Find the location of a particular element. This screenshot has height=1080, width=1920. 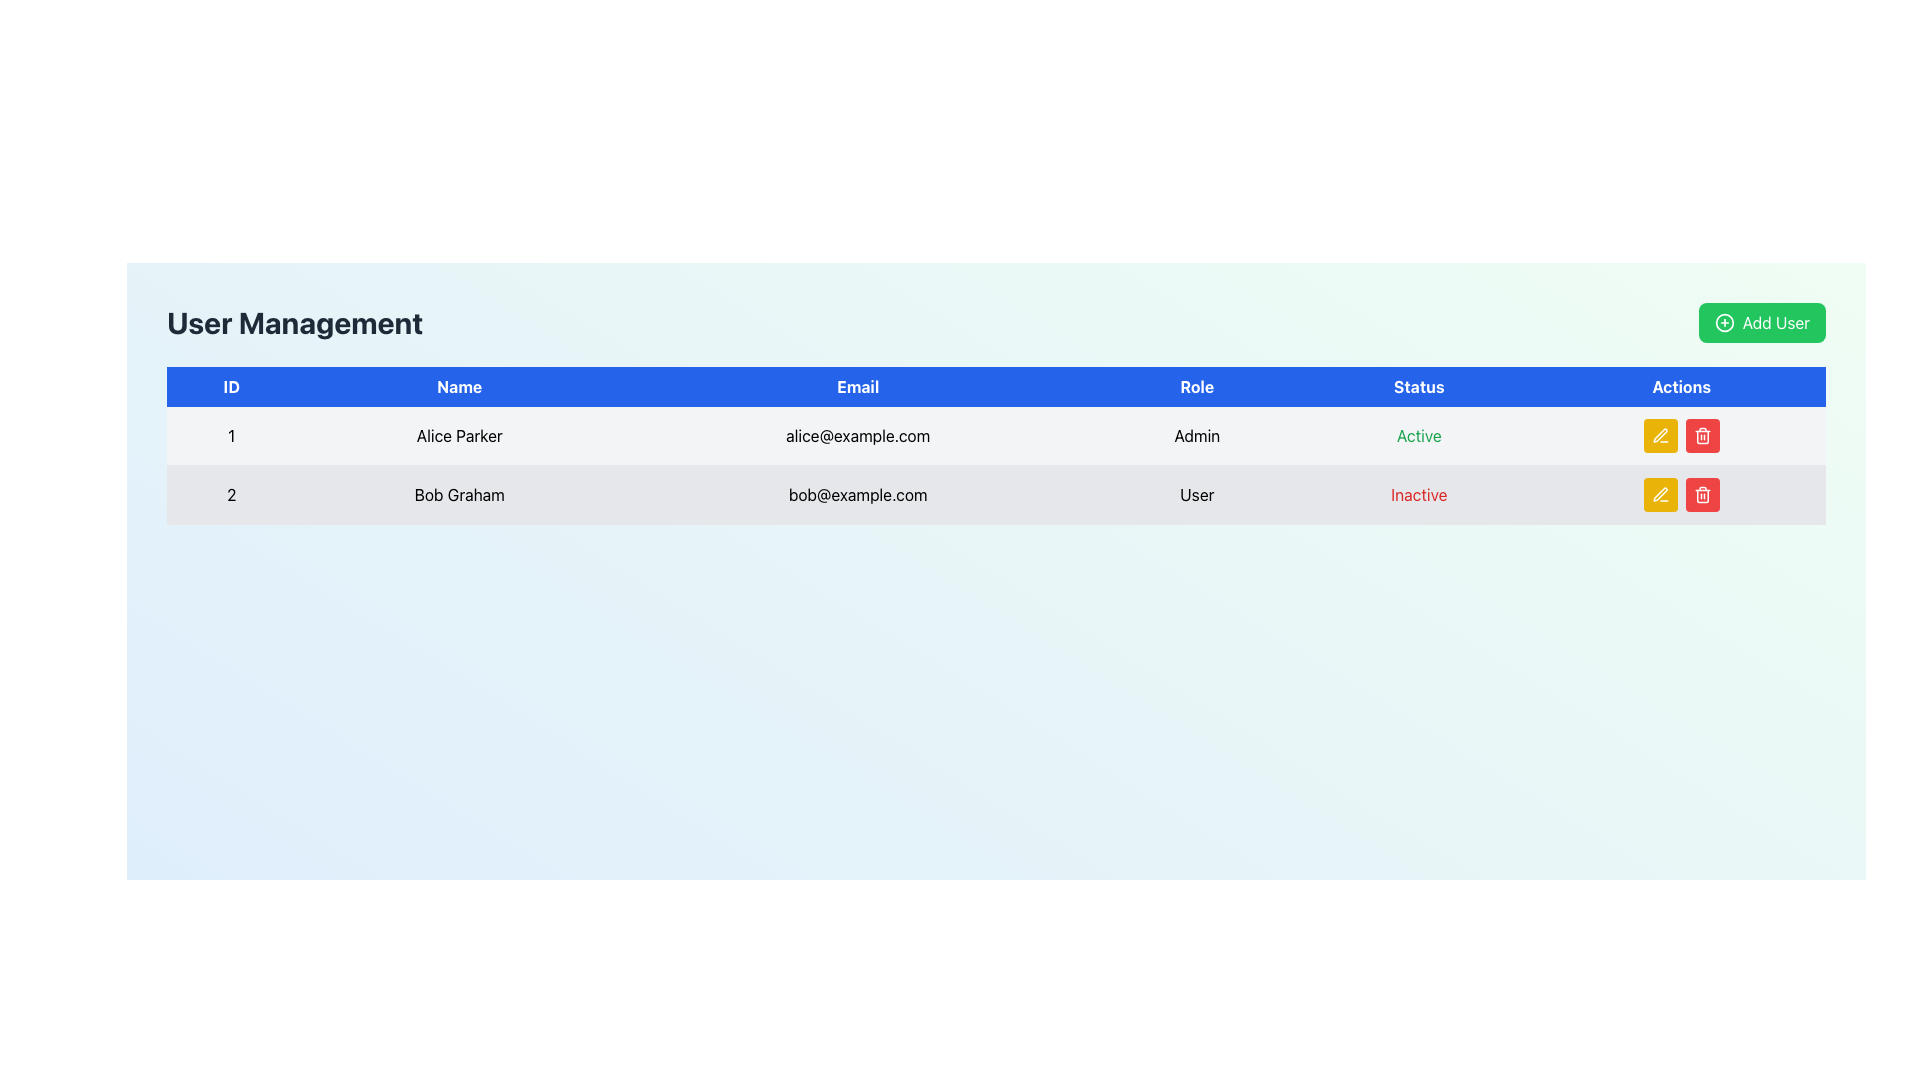

the delete button located in the 'Actions' column of the second row in the table is located at coordinates (1701, 434).